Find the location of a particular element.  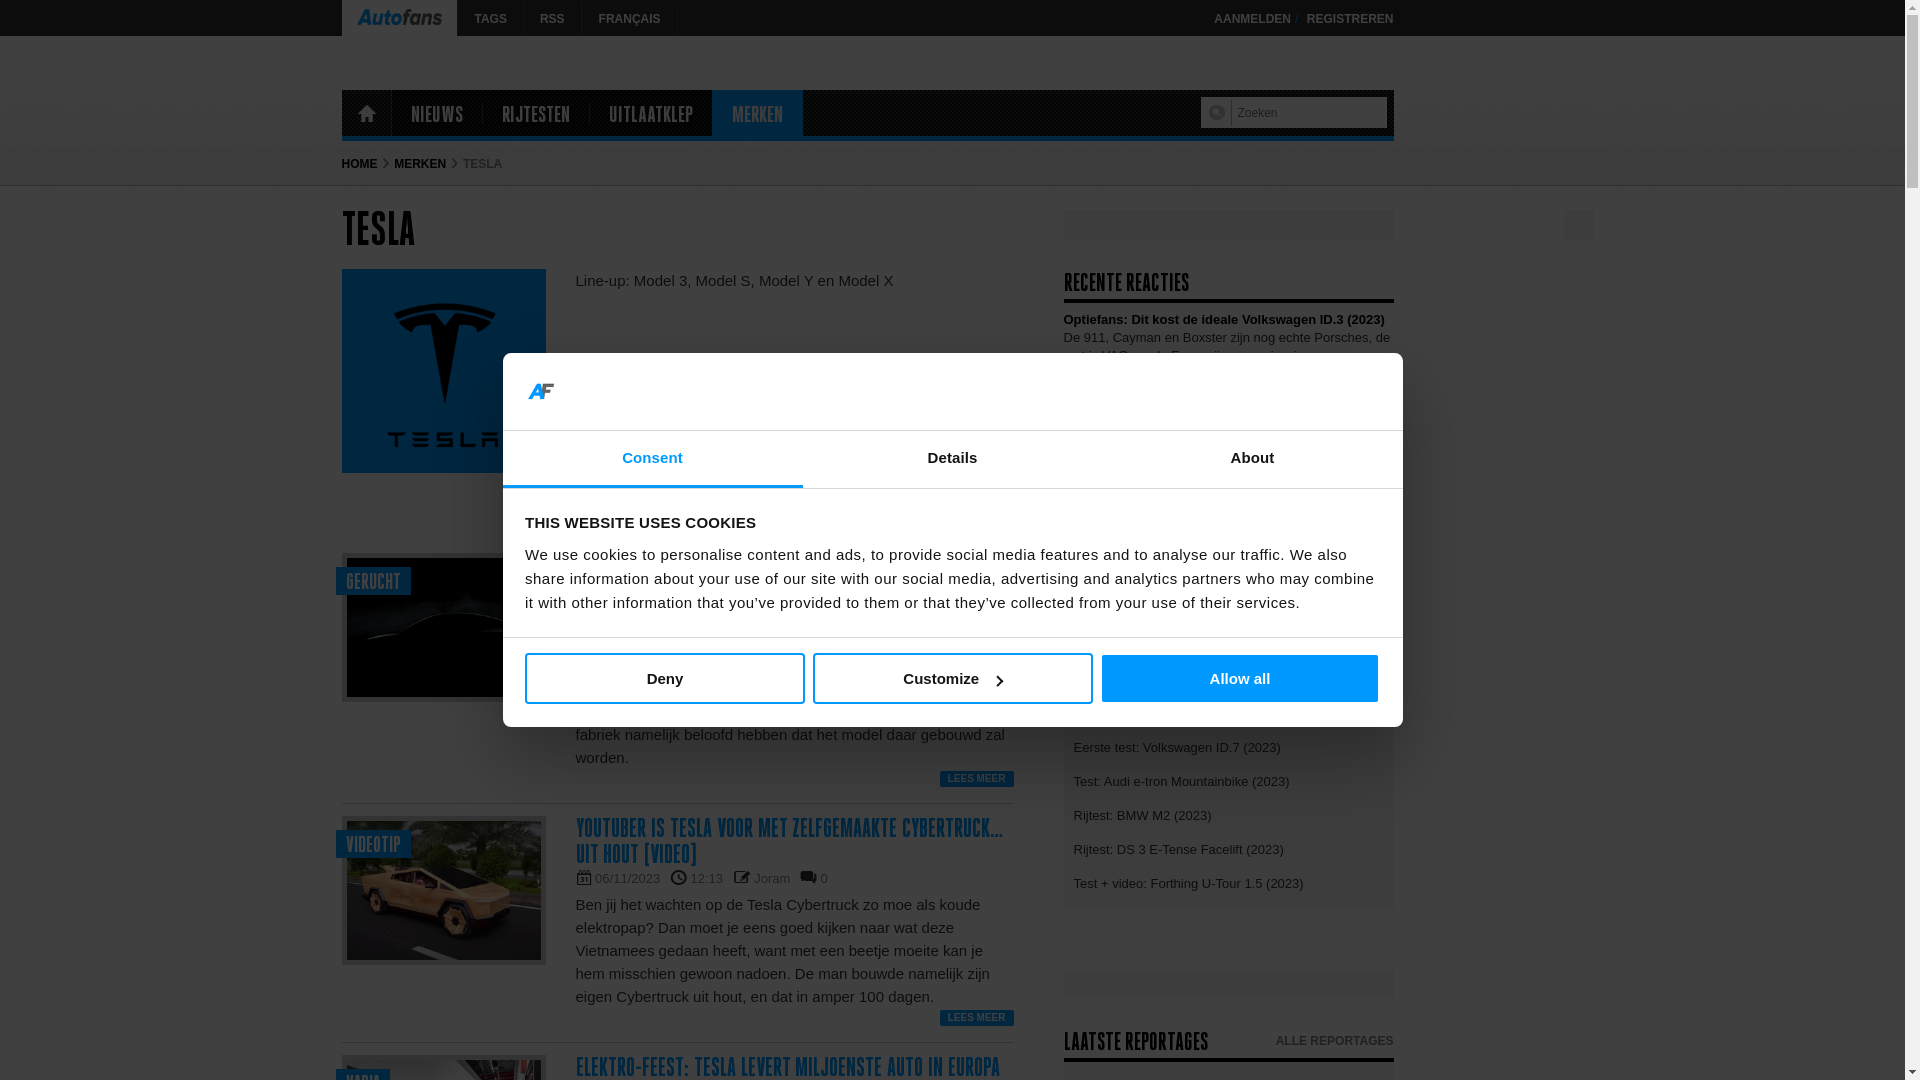

'Eerste test: Volkswagen ID.7 (2023)' is located at coordinates (1227, 745).